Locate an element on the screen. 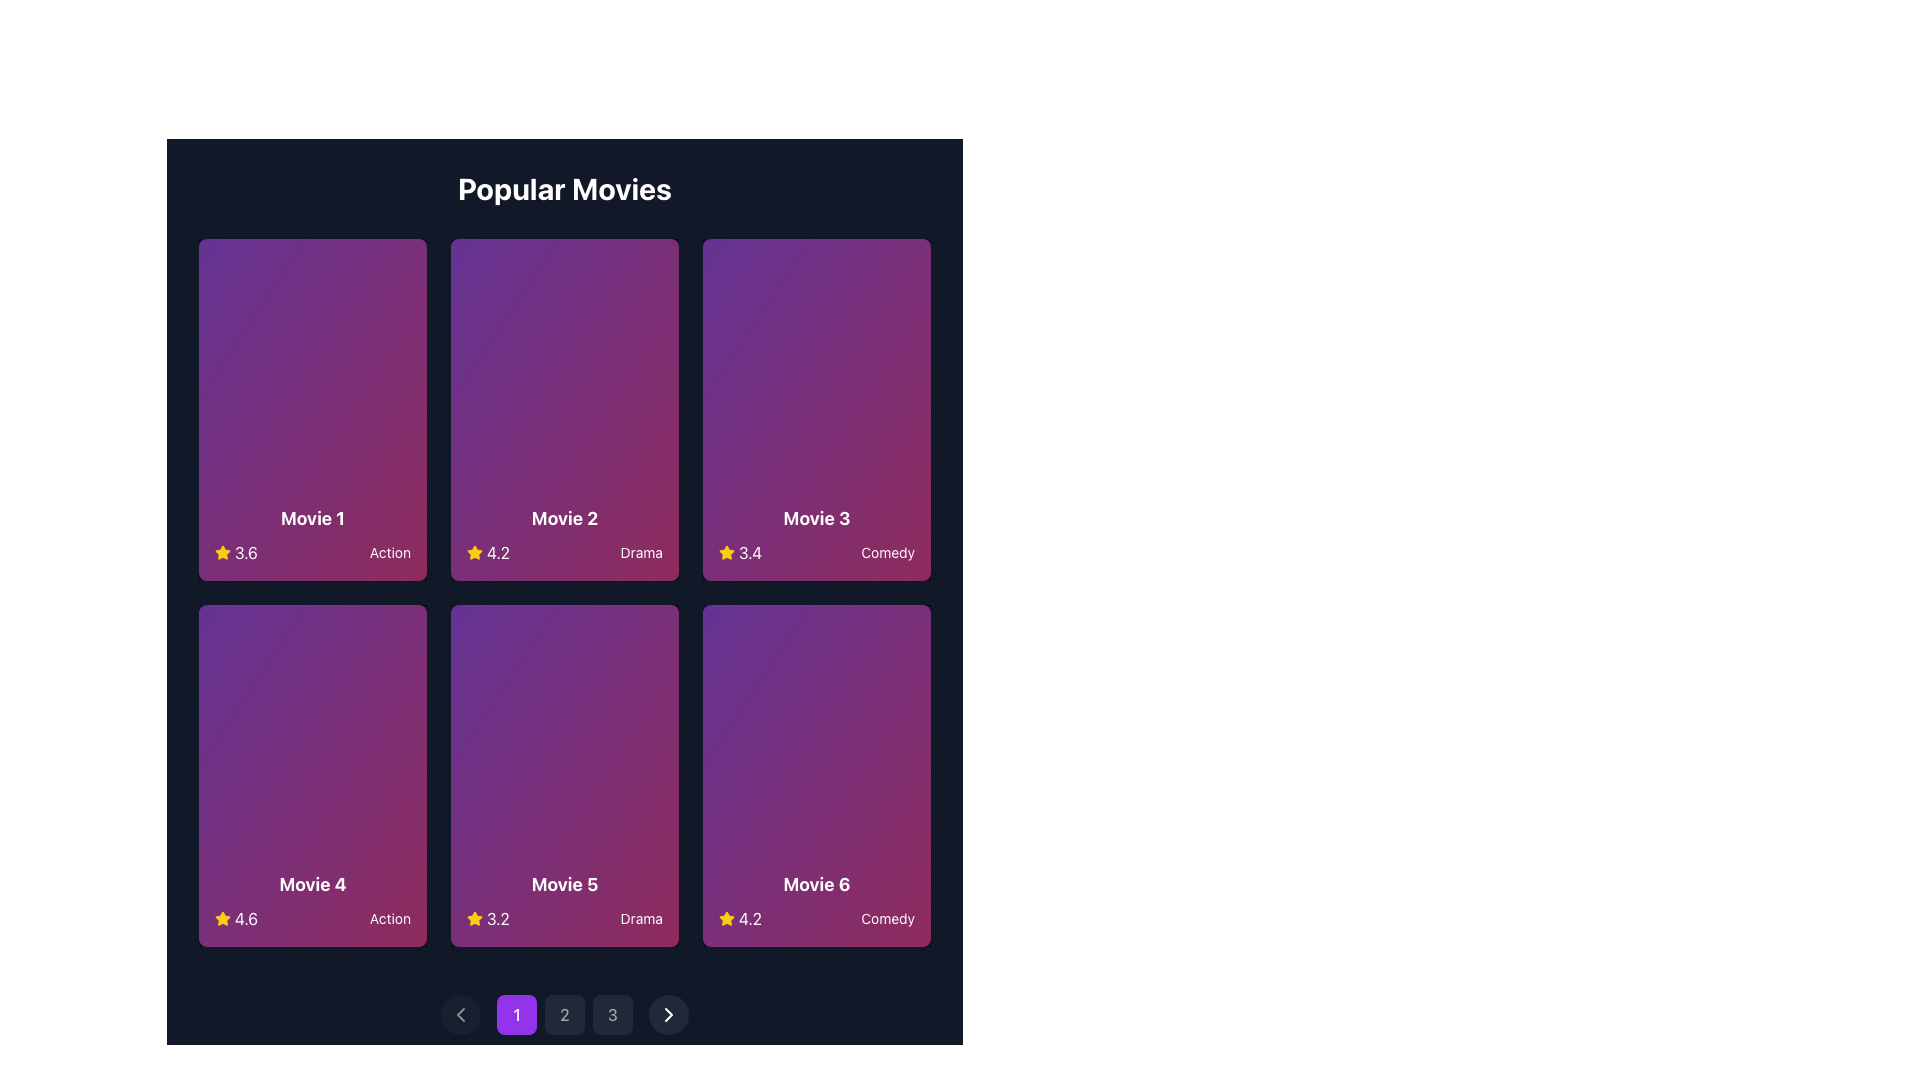 The image size is (1920, 1080). the visually prominent yellow star rating icon located in the second position of the second row in the movie card grid layout next to the rating text '4.2' for 'Movie 5' is located at coordinates (222, 552).